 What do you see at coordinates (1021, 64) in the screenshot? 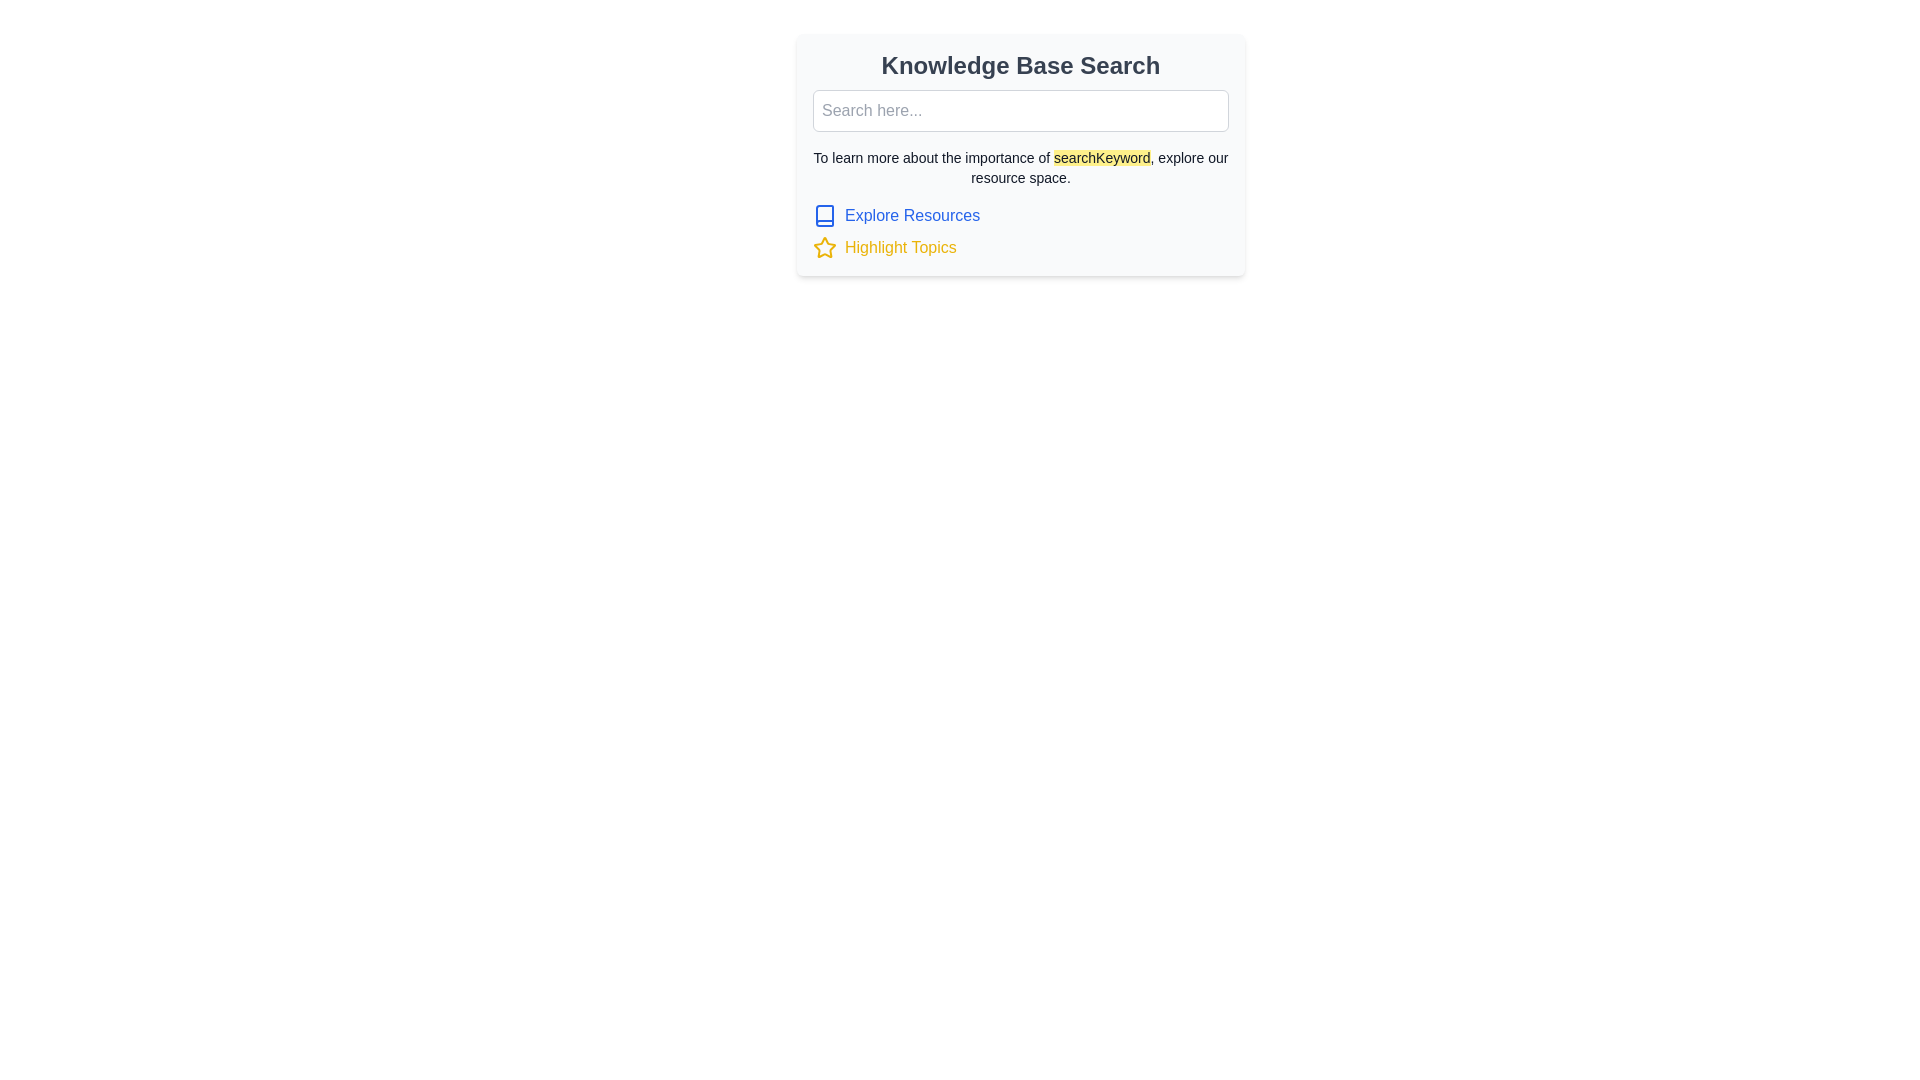
I see `attention on the 'Knowledge Base Search' heading` at bounding box center [1021, 64].